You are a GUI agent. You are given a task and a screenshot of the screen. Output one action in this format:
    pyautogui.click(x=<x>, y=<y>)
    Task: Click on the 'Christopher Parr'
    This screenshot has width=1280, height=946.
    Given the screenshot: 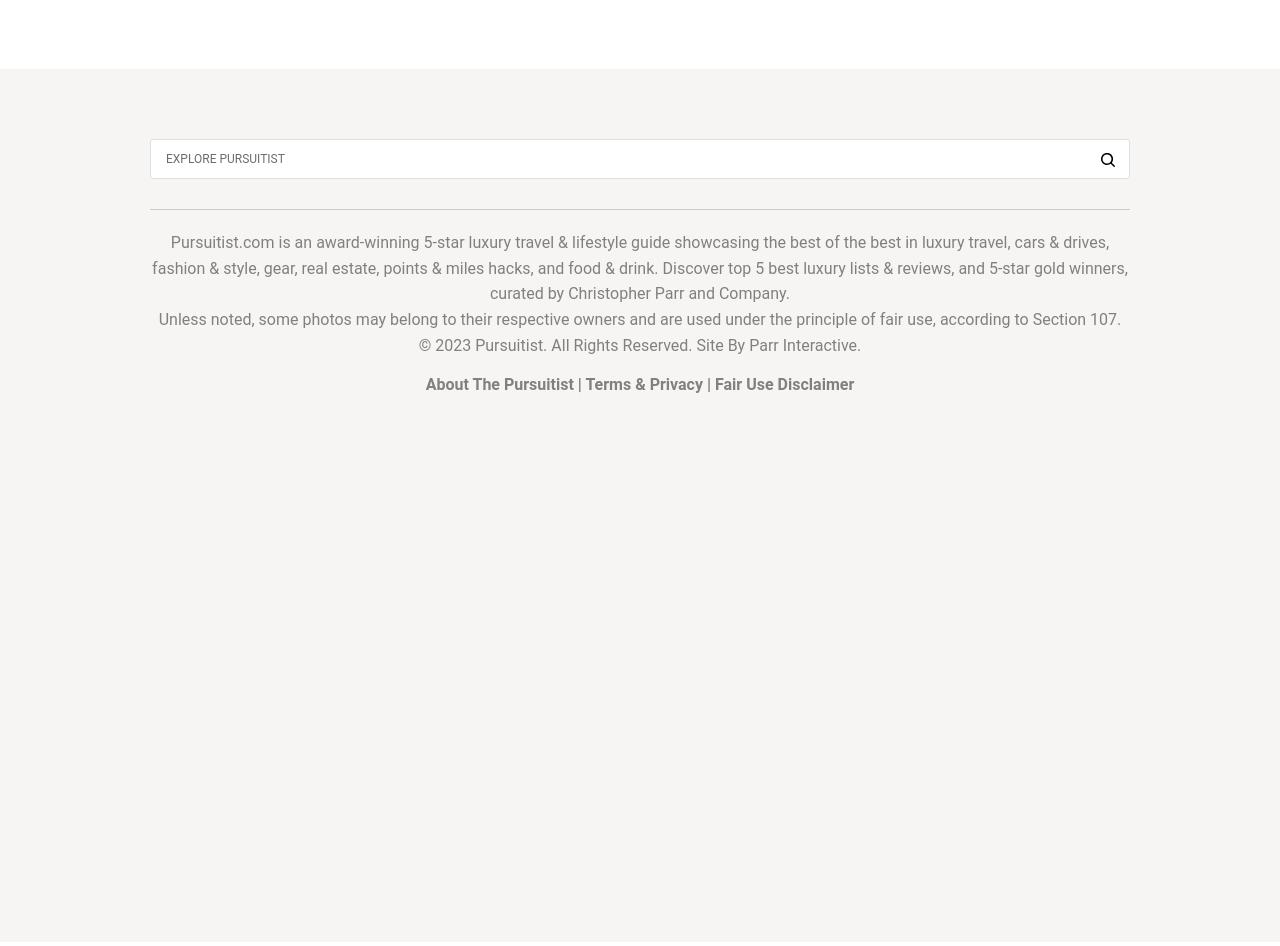 What is the action you would take?
    pyautogui.click(x=625, y=292)
    